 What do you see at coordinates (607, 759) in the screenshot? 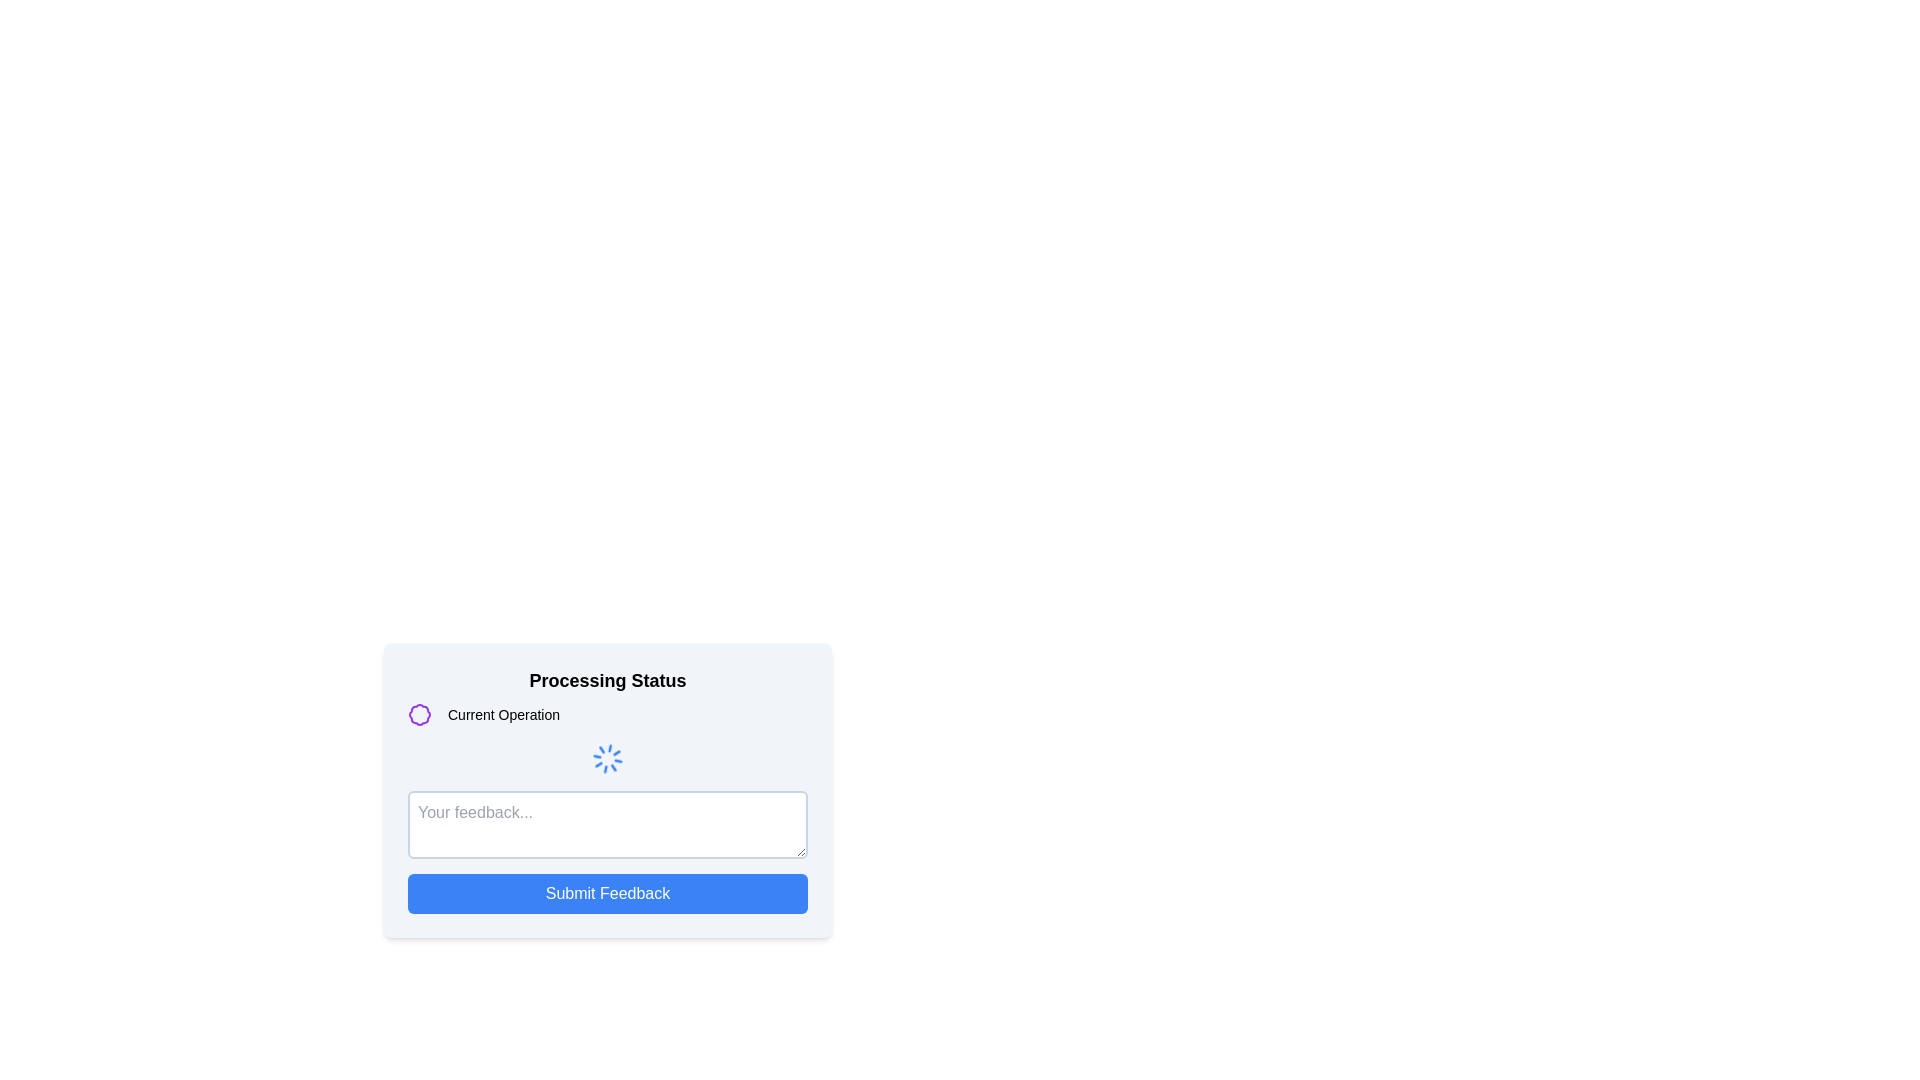
I see `the blue spinning loader icon representing the activity indicator located beneath the 'Current Operation' text in the main content area of the card layout` at bounding box center [607, 759].